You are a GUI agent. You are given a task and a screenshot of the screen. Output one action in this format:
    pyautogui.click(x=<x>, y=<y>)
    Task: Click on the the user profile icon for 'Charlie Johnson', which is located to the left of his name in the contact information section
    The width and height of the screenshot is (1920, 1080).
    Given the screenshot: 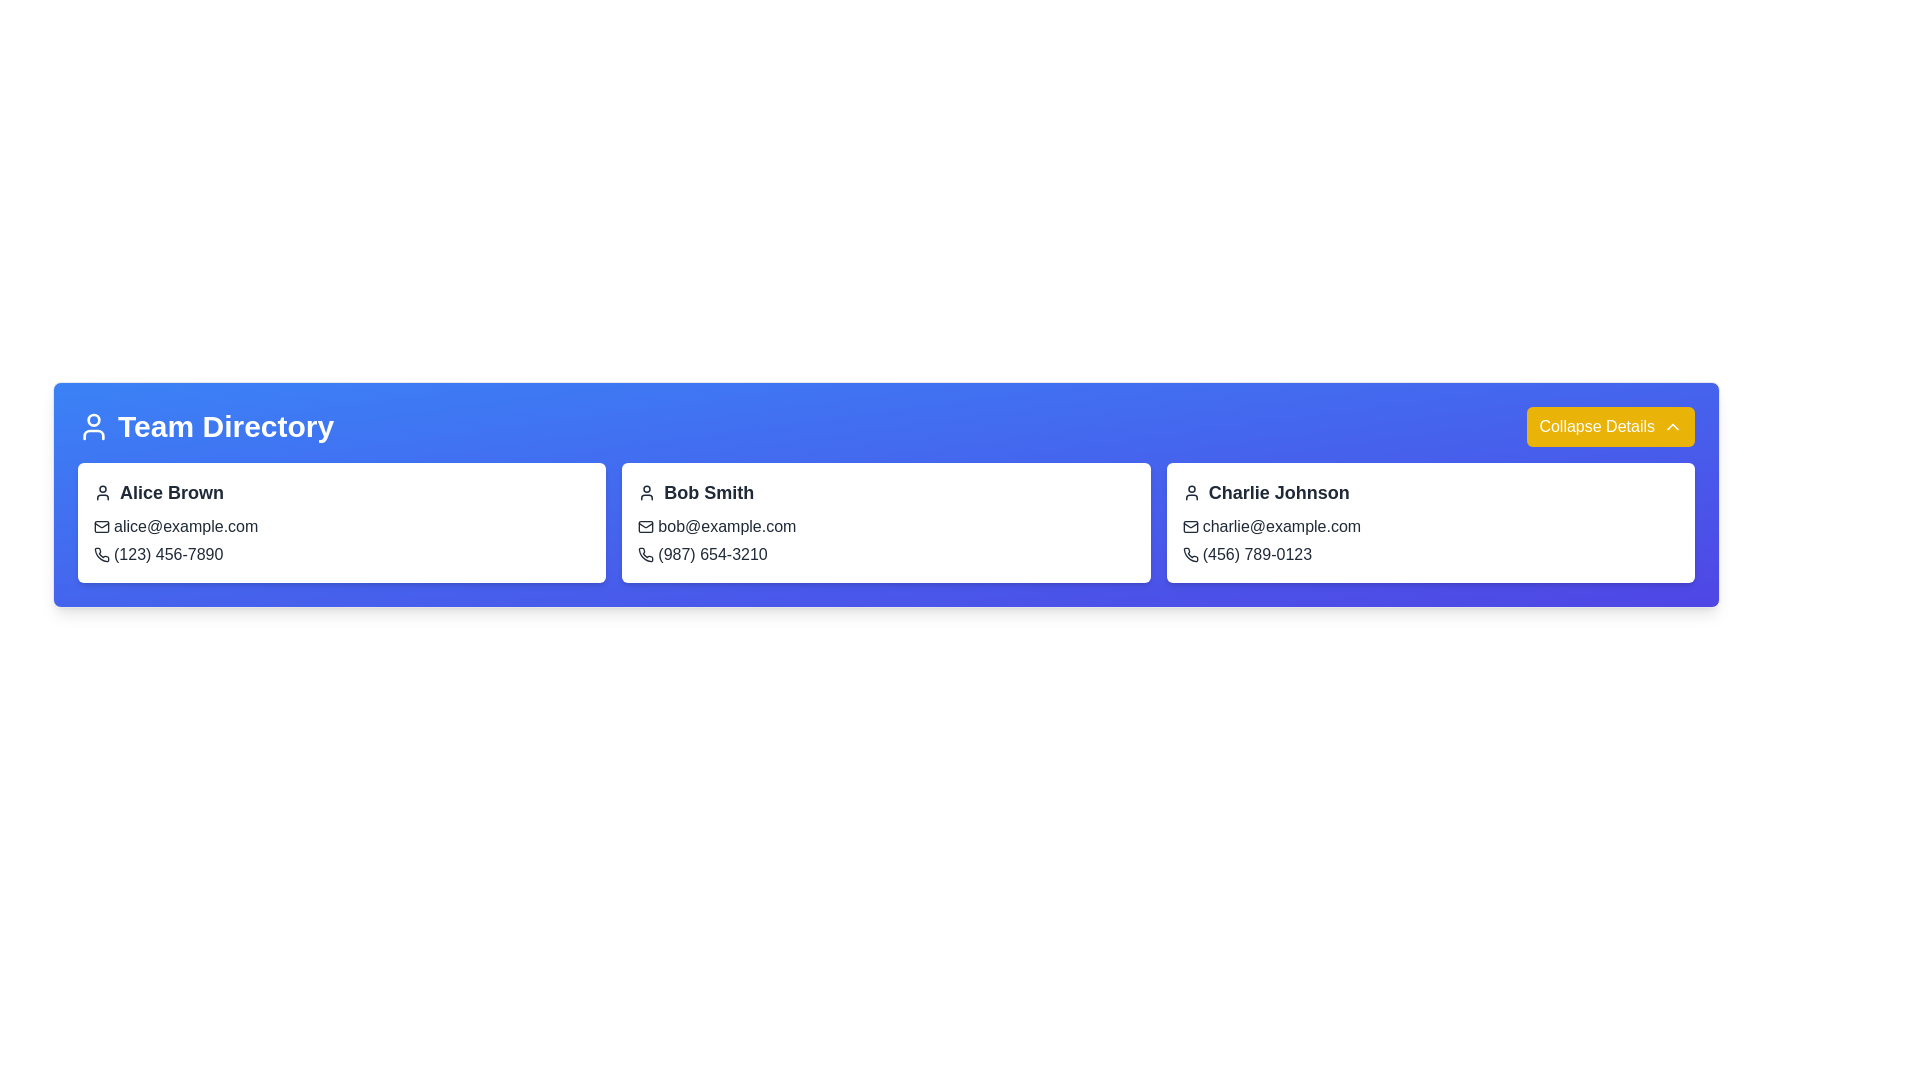 What is the action you would take?
    pyautogui.click(x=1191, y=493)
    